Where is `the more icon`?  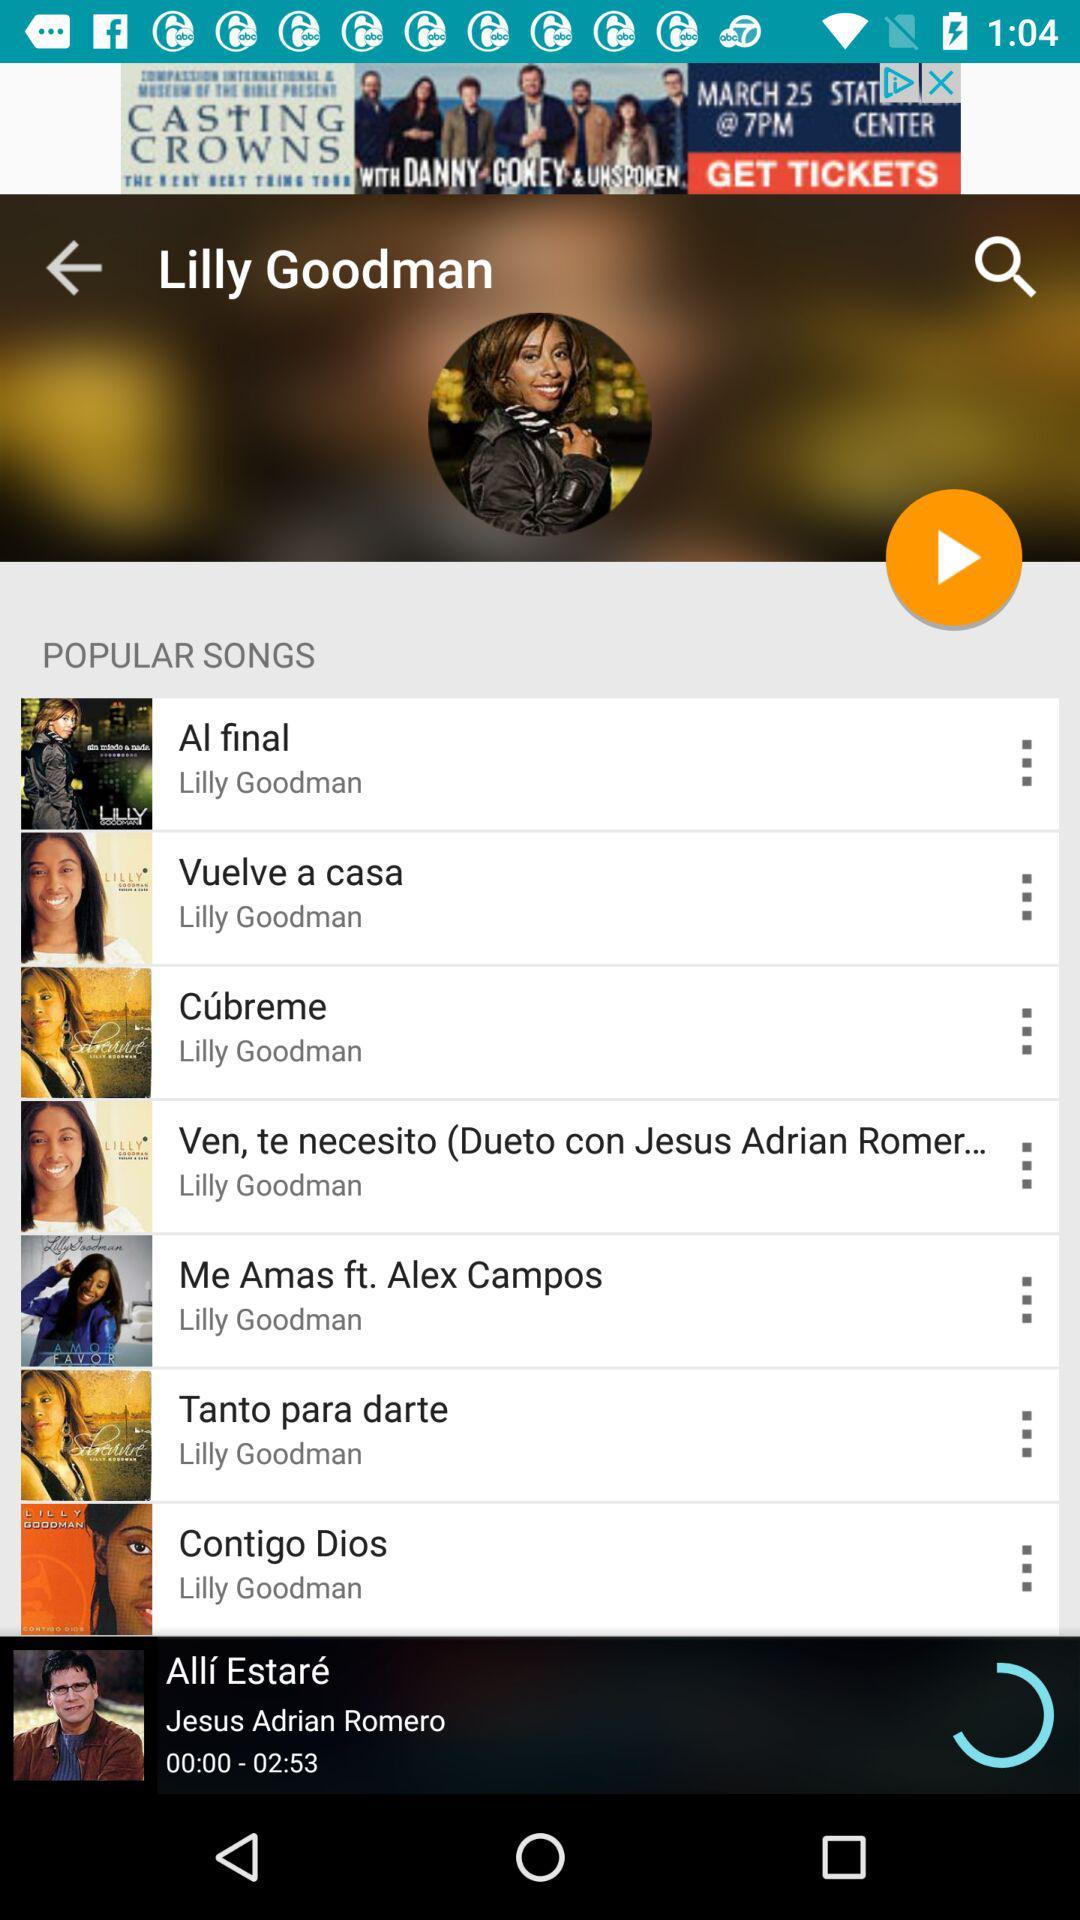
the more icon is located at coordinates (1027, 1032).